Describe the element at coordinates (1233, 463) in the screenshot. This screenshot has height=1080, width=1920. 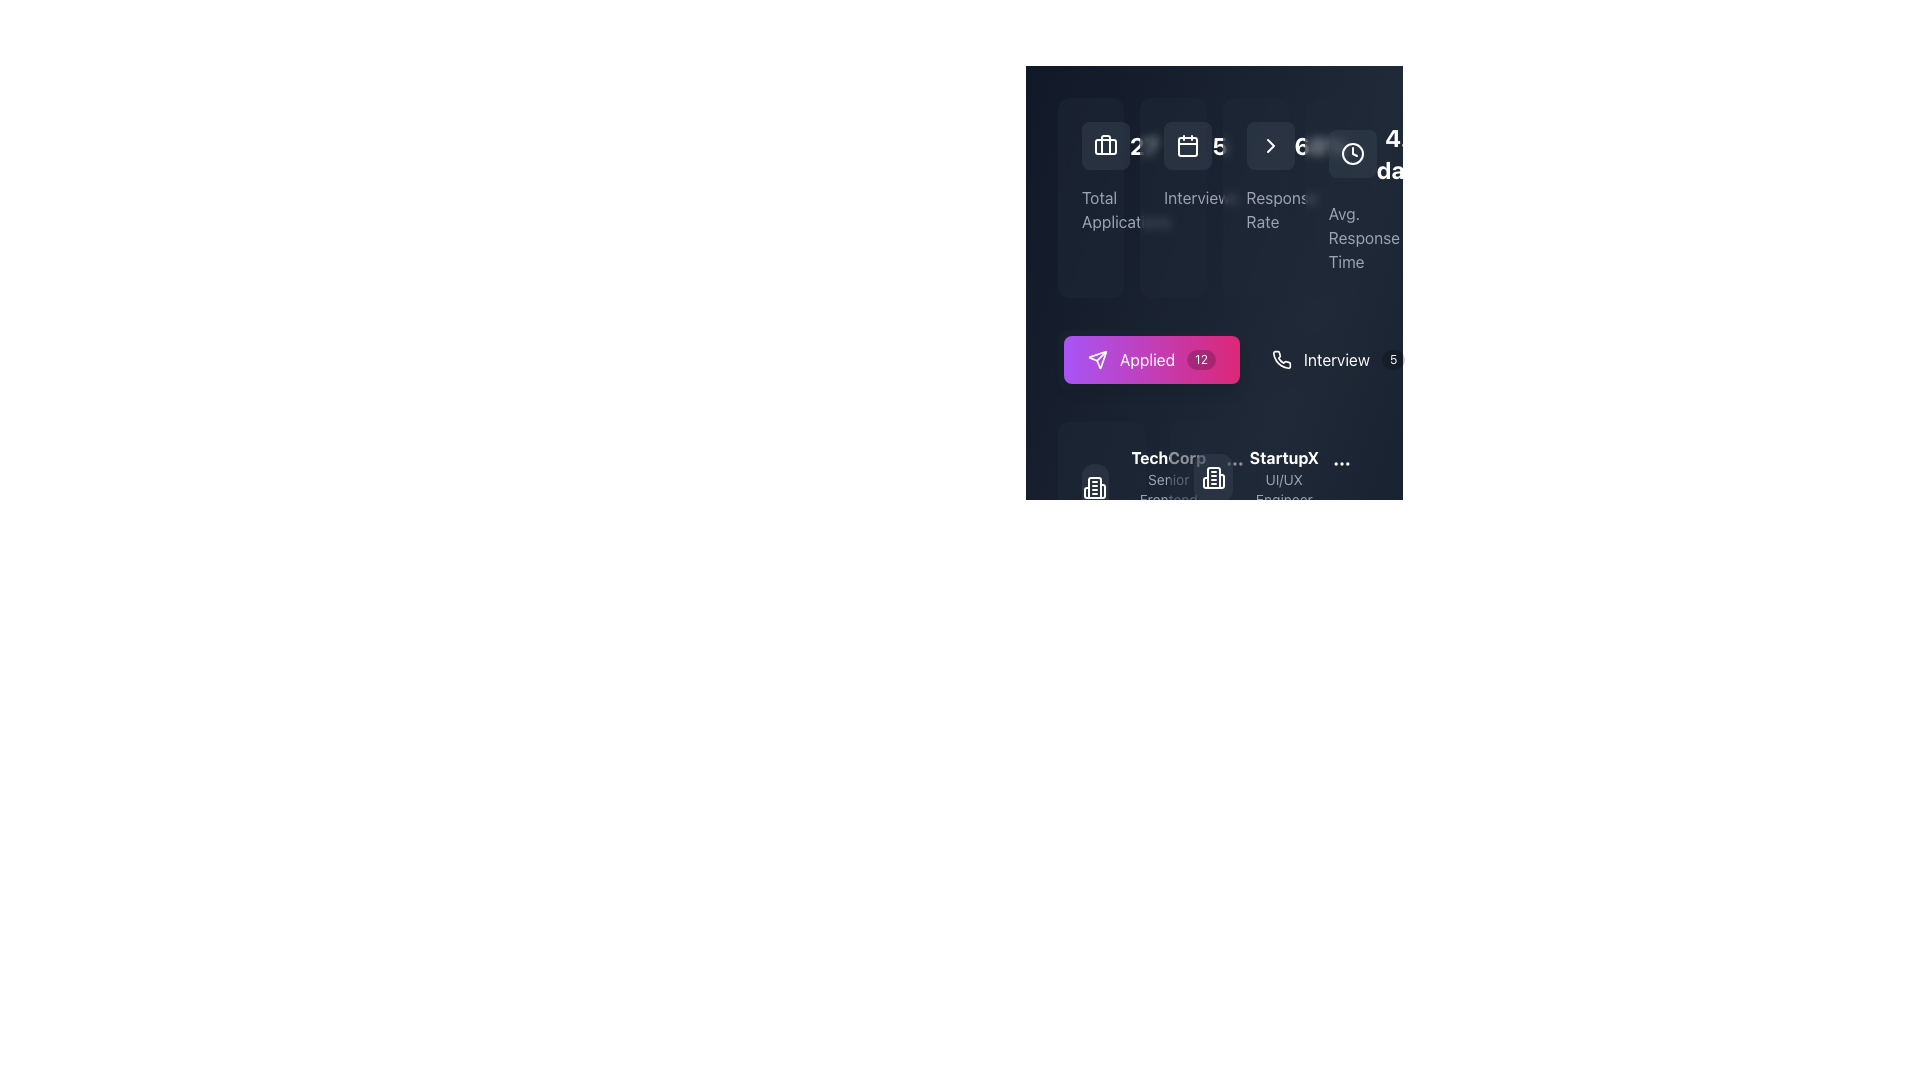
I see `the Ellipsis icon located` at that location.